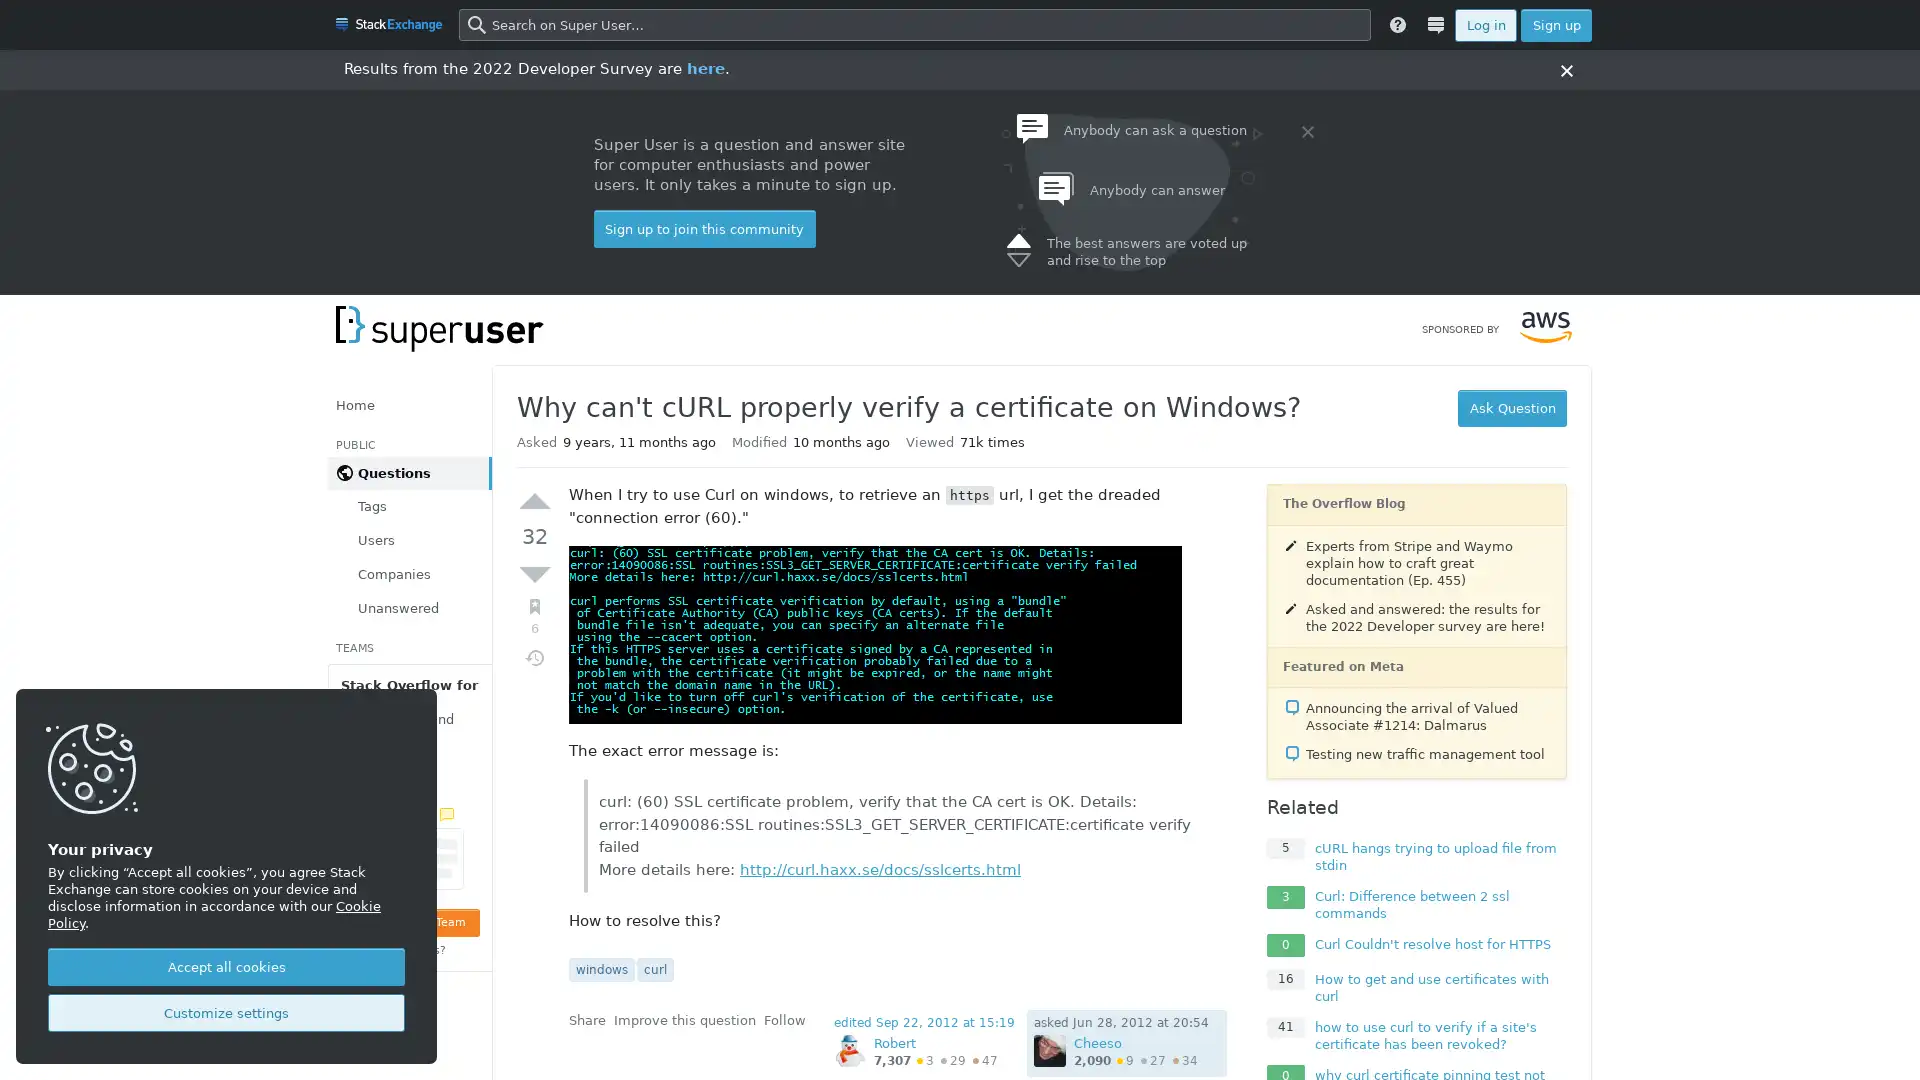  Describe the element at coordinates (534, 615) in the screenshot. I see `Bookmark (6)` at that location.